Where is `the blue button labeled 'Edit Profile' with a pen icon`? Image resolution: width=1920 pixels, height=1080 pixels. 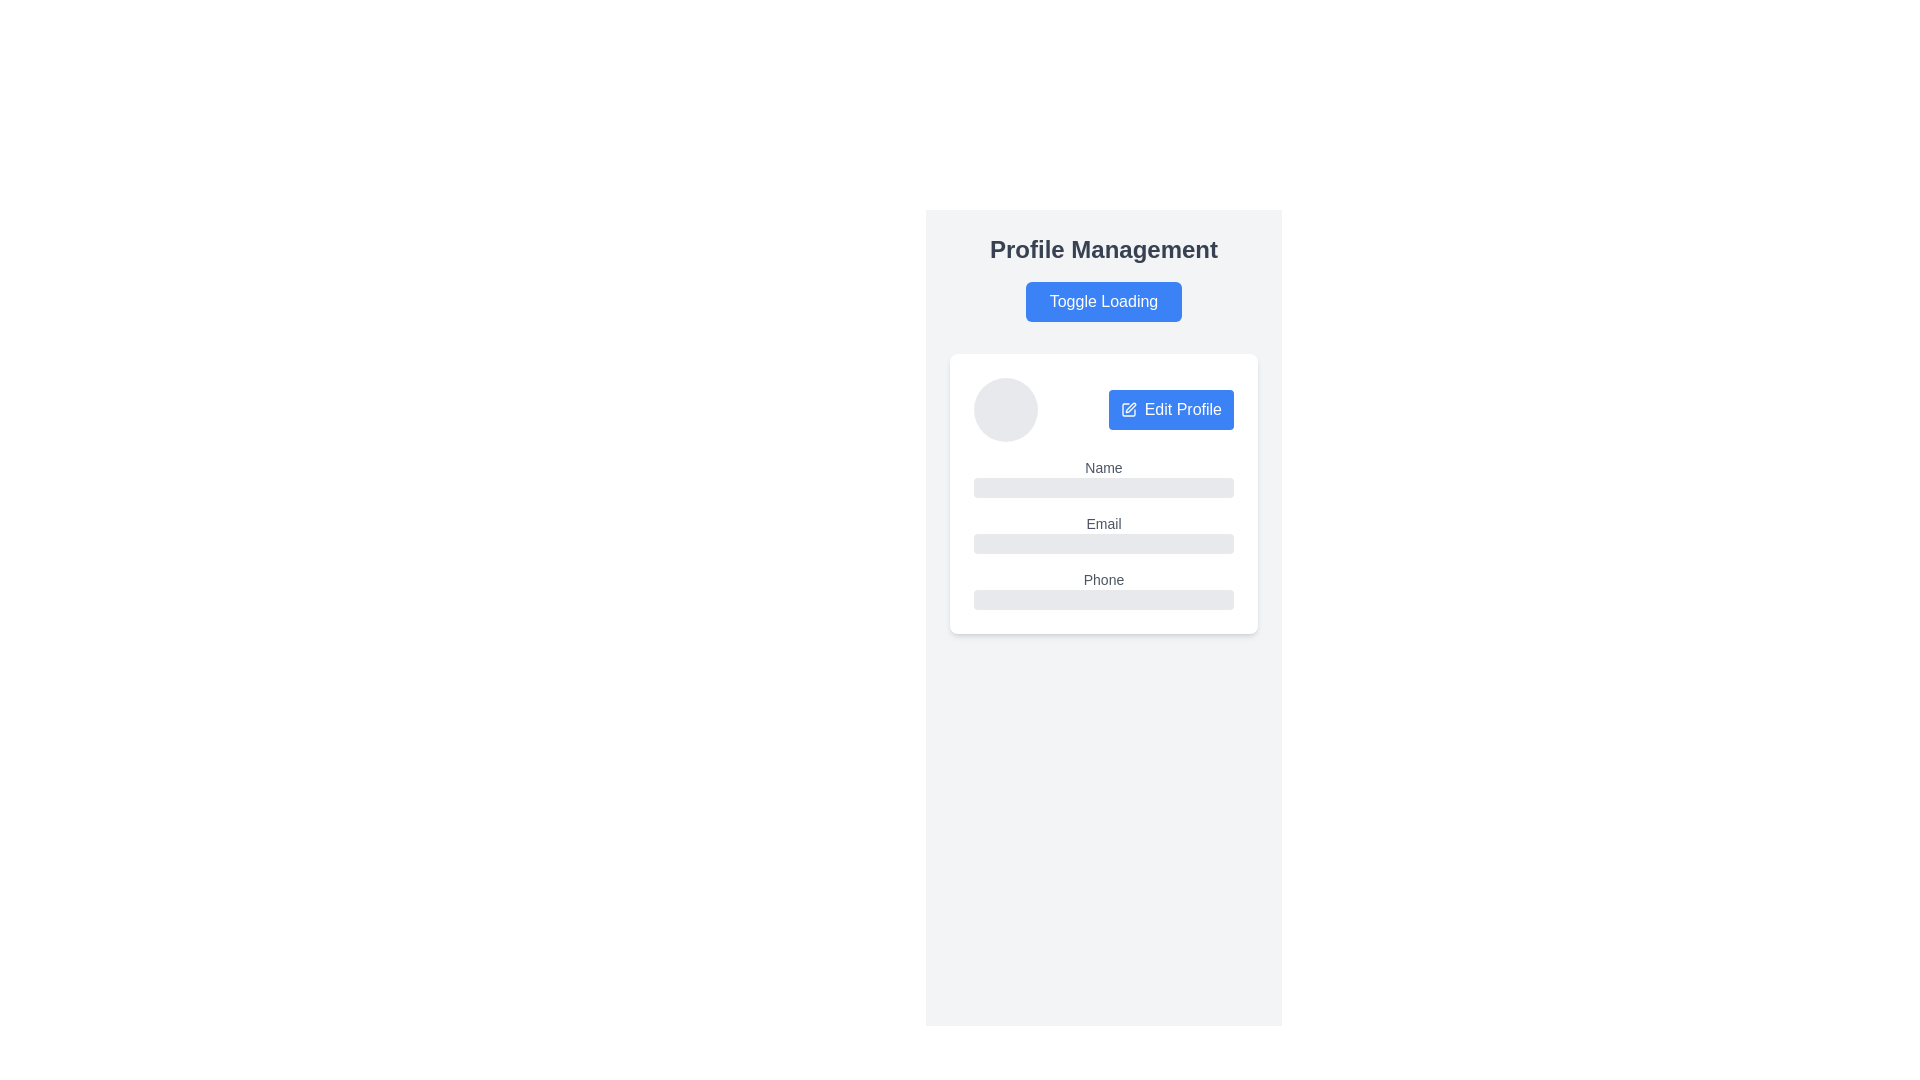 the blue button labeled 'Edit Profile' with a pen icon is located at coordinates (1103, 408).